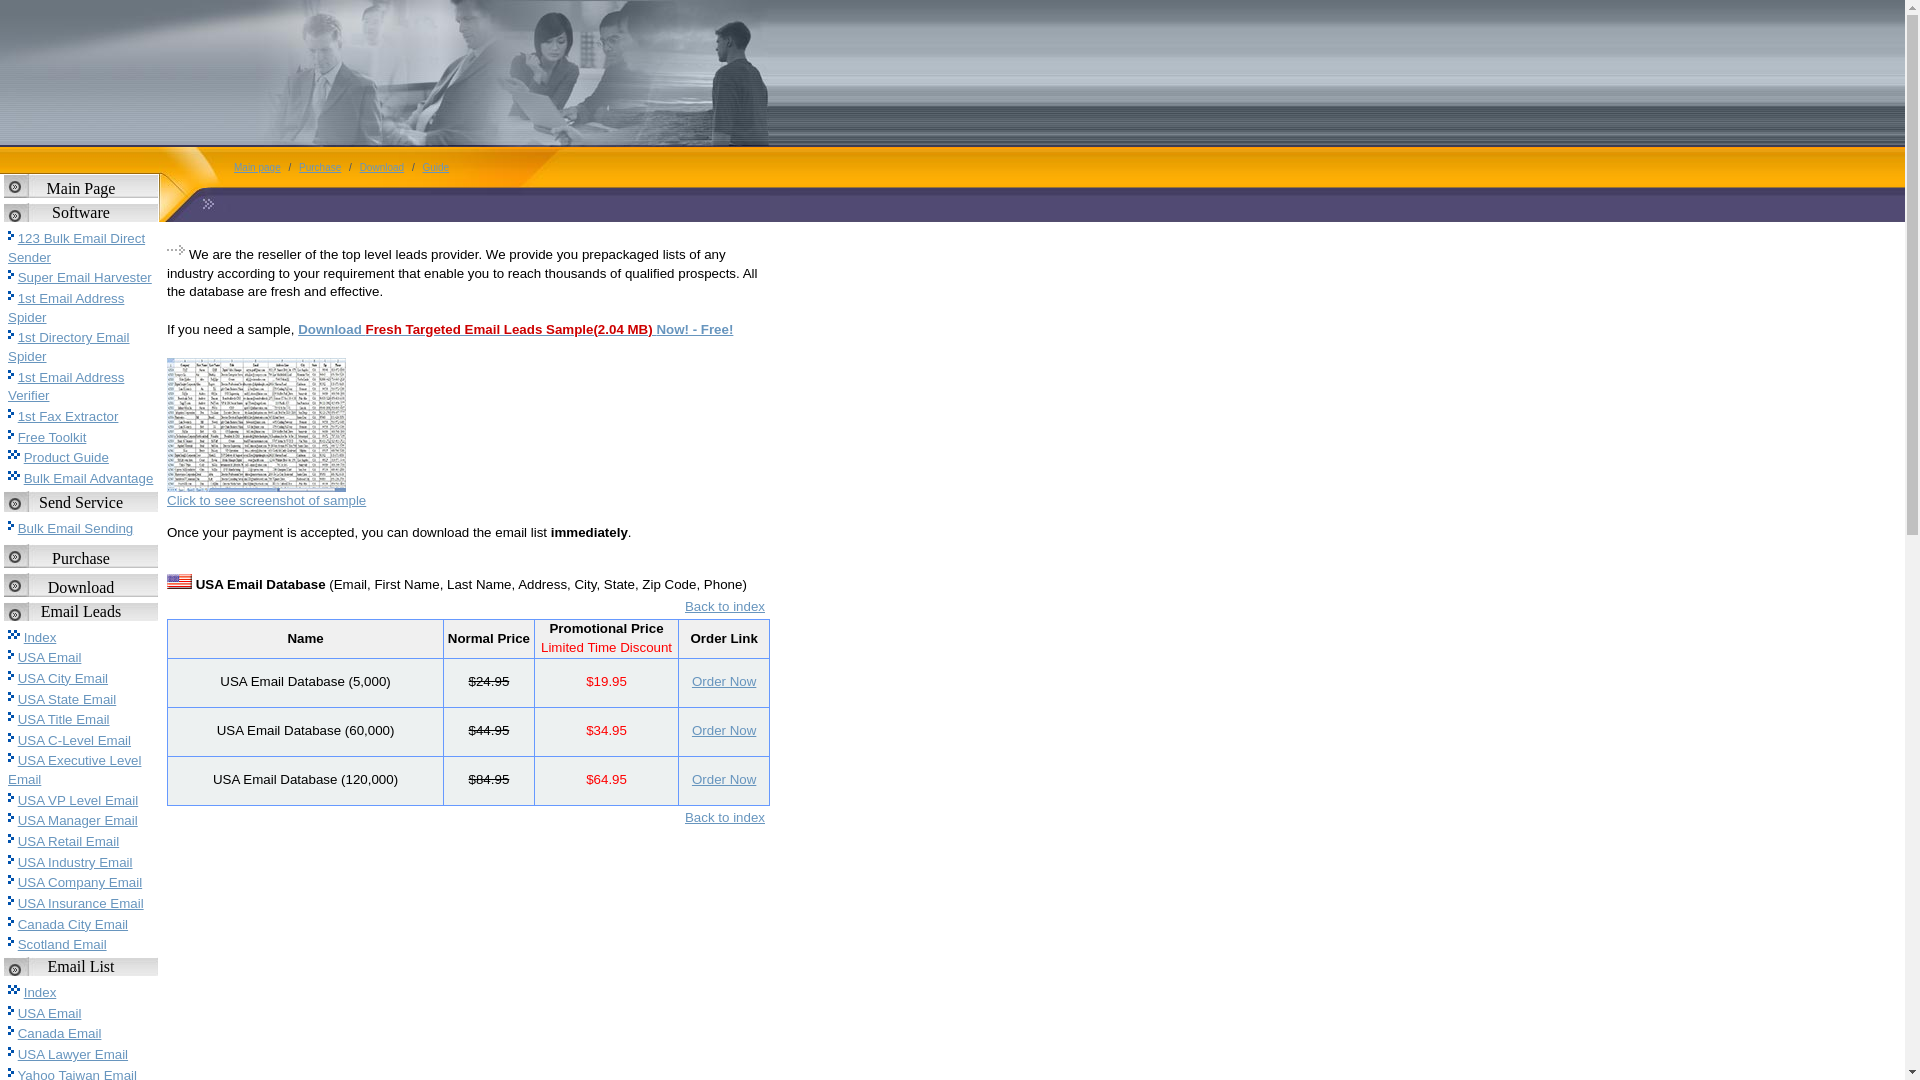  Describe the element at coordinates (80, 586) in the screenshot. I see `'Download'` at that location.